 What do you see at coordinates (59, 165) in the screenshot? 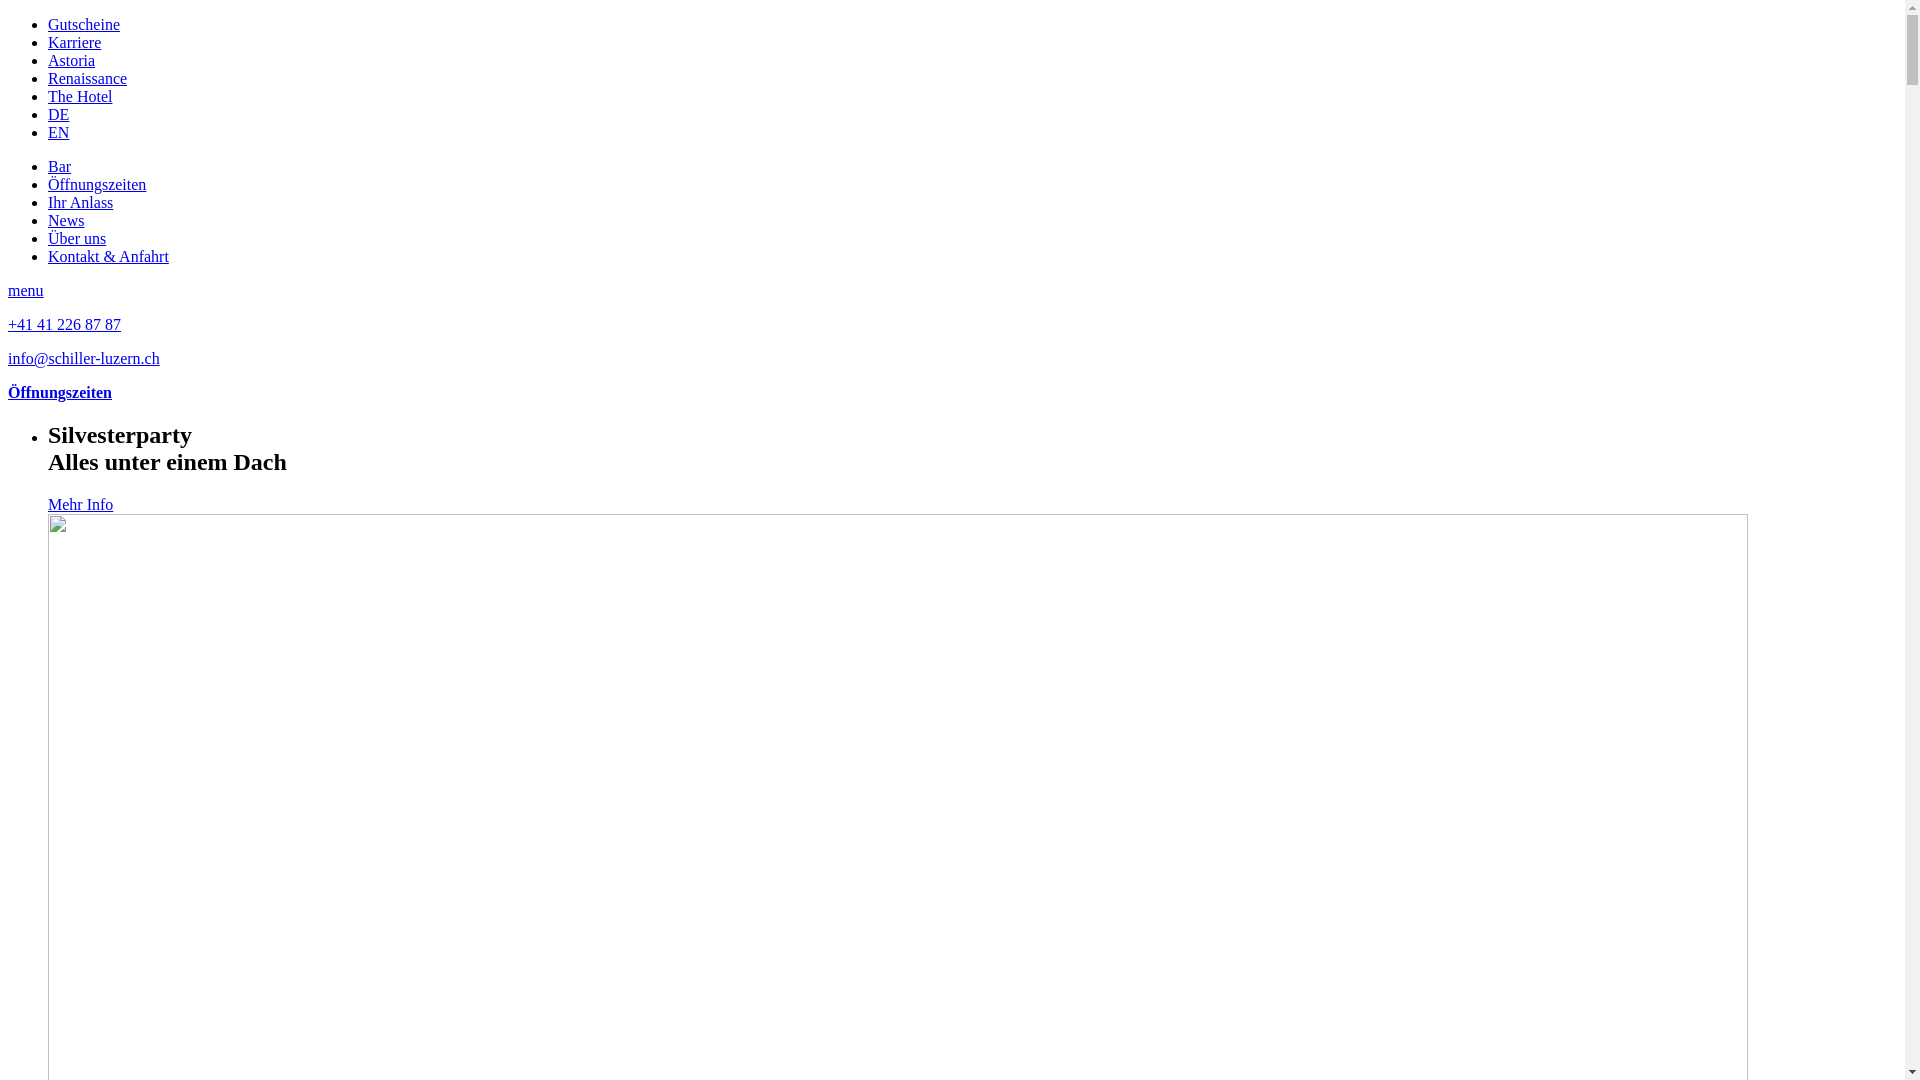
I see `'Bar'` at bounding box center [59, 165].